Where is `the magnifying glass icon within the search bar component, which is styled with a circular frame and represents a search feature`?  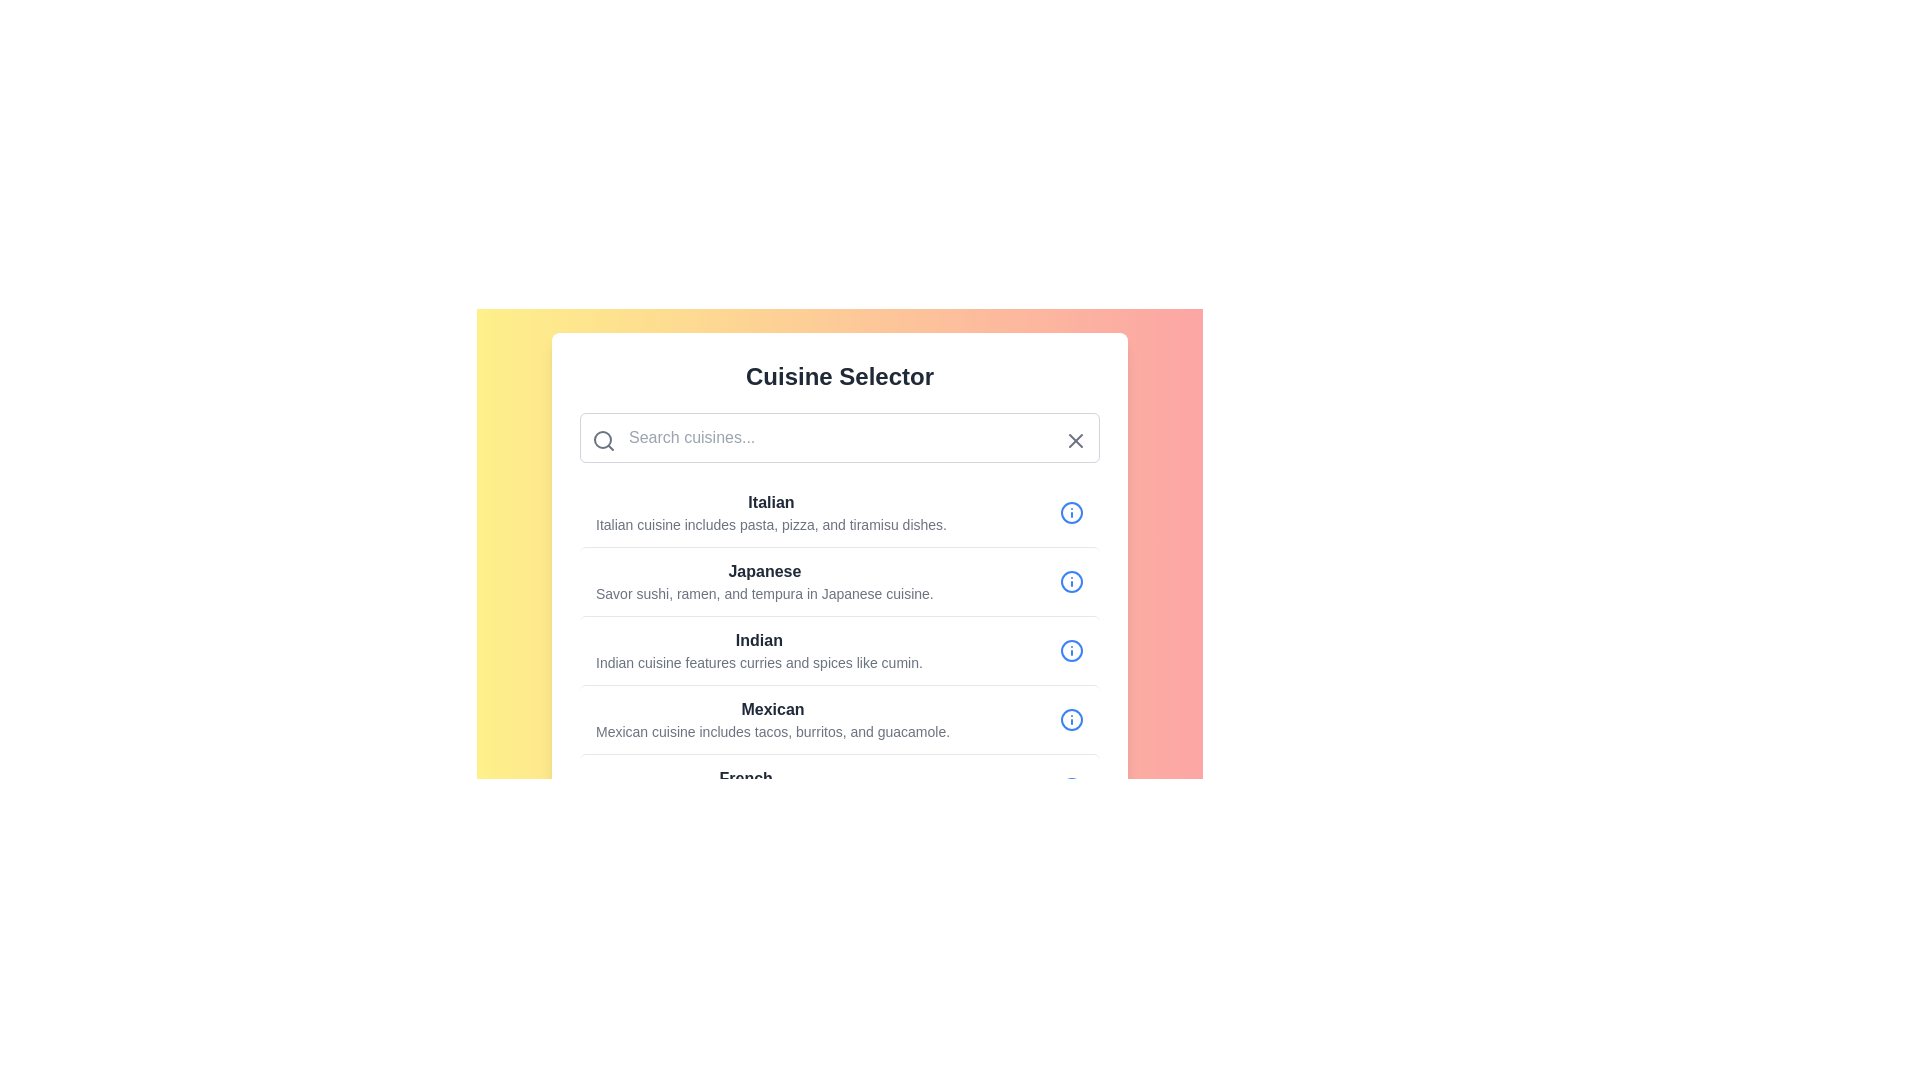 the magnifying glass icon within the search bar component, which is styled with a circular frame and represents a search feature is located at coordinates (603, 439).